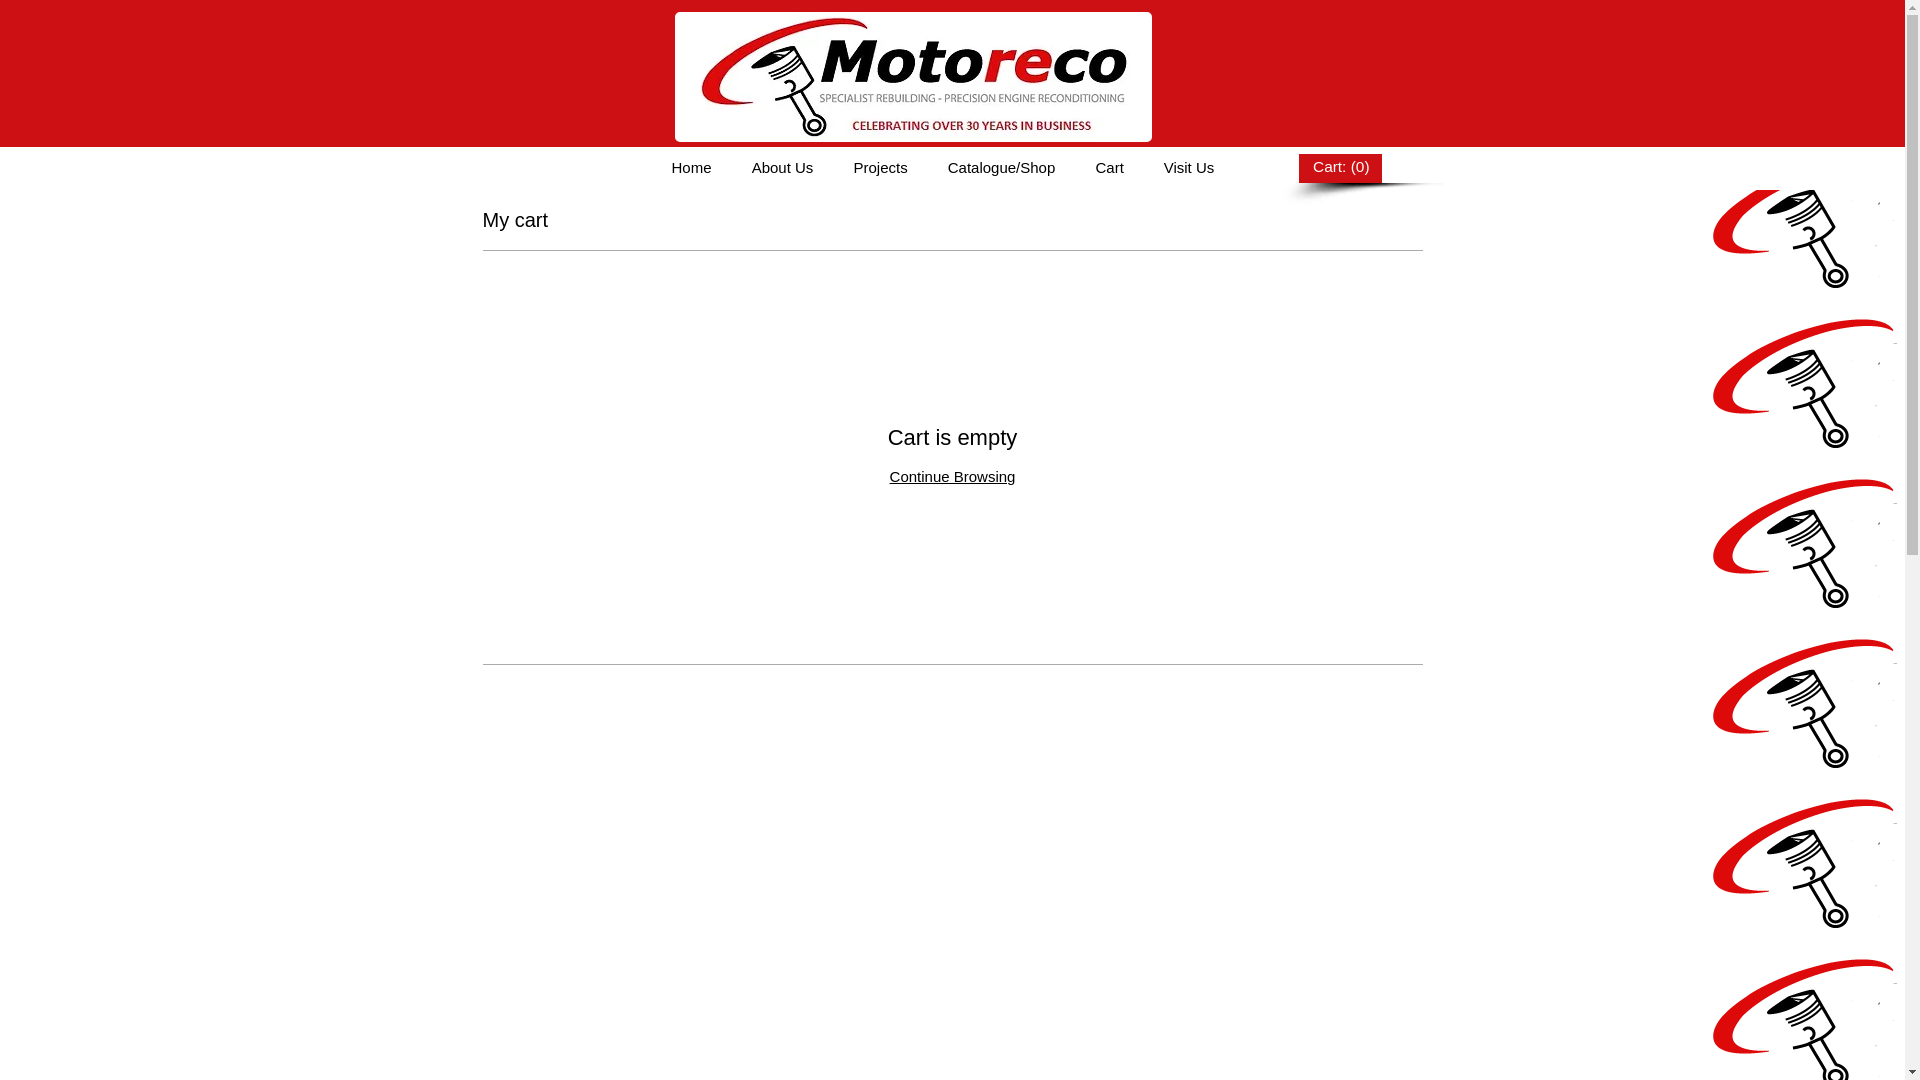 Image resolution: width=1920 pixels, height=1080 pixels. What do you see at coordinates (952, 476) in the screenshot?
I see `'Continue Browsing'` at bounding box center [952, 476].